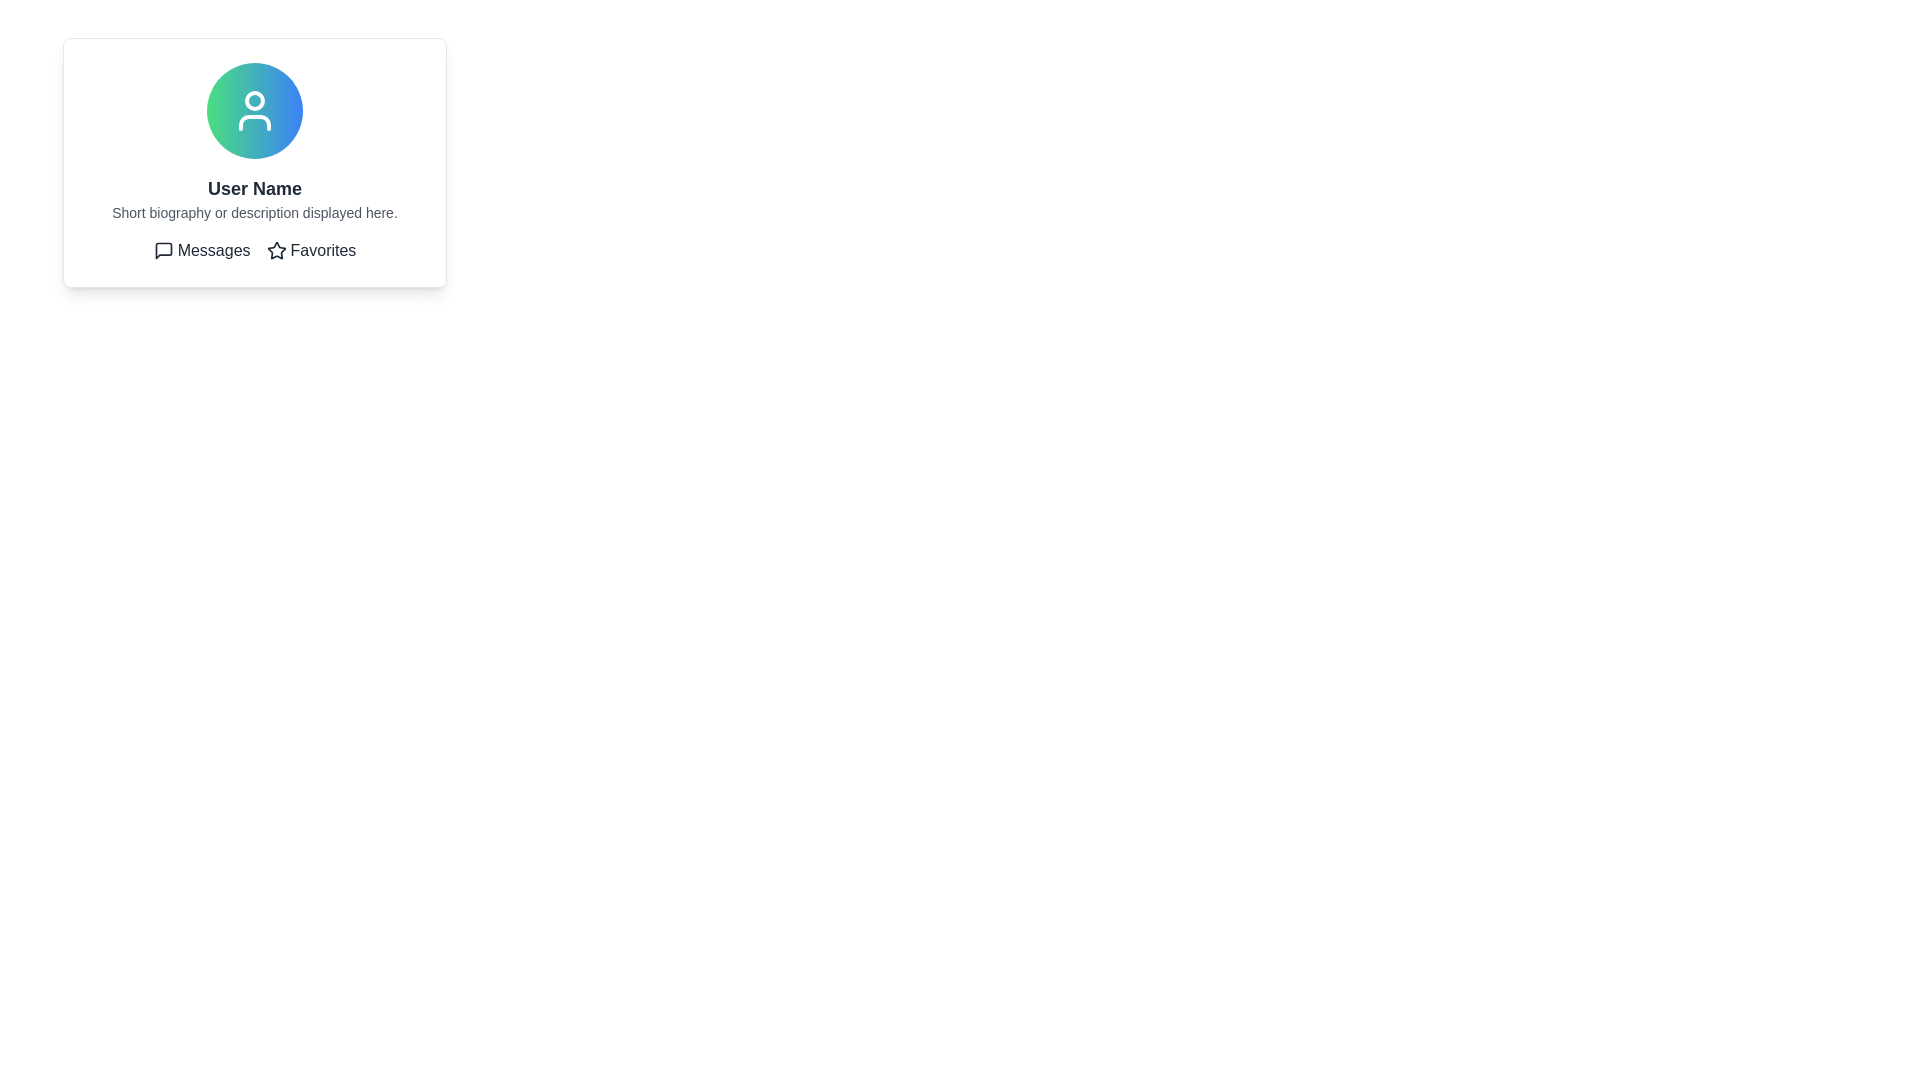  Describe the element at coordinates (253, 111) in the screenshot. I see `the user profile icon with a gradient background located at the top center of the card layout, above the 'User Name' text and aligned with the 'Messages' and 'Favorites' buttons` at that location.